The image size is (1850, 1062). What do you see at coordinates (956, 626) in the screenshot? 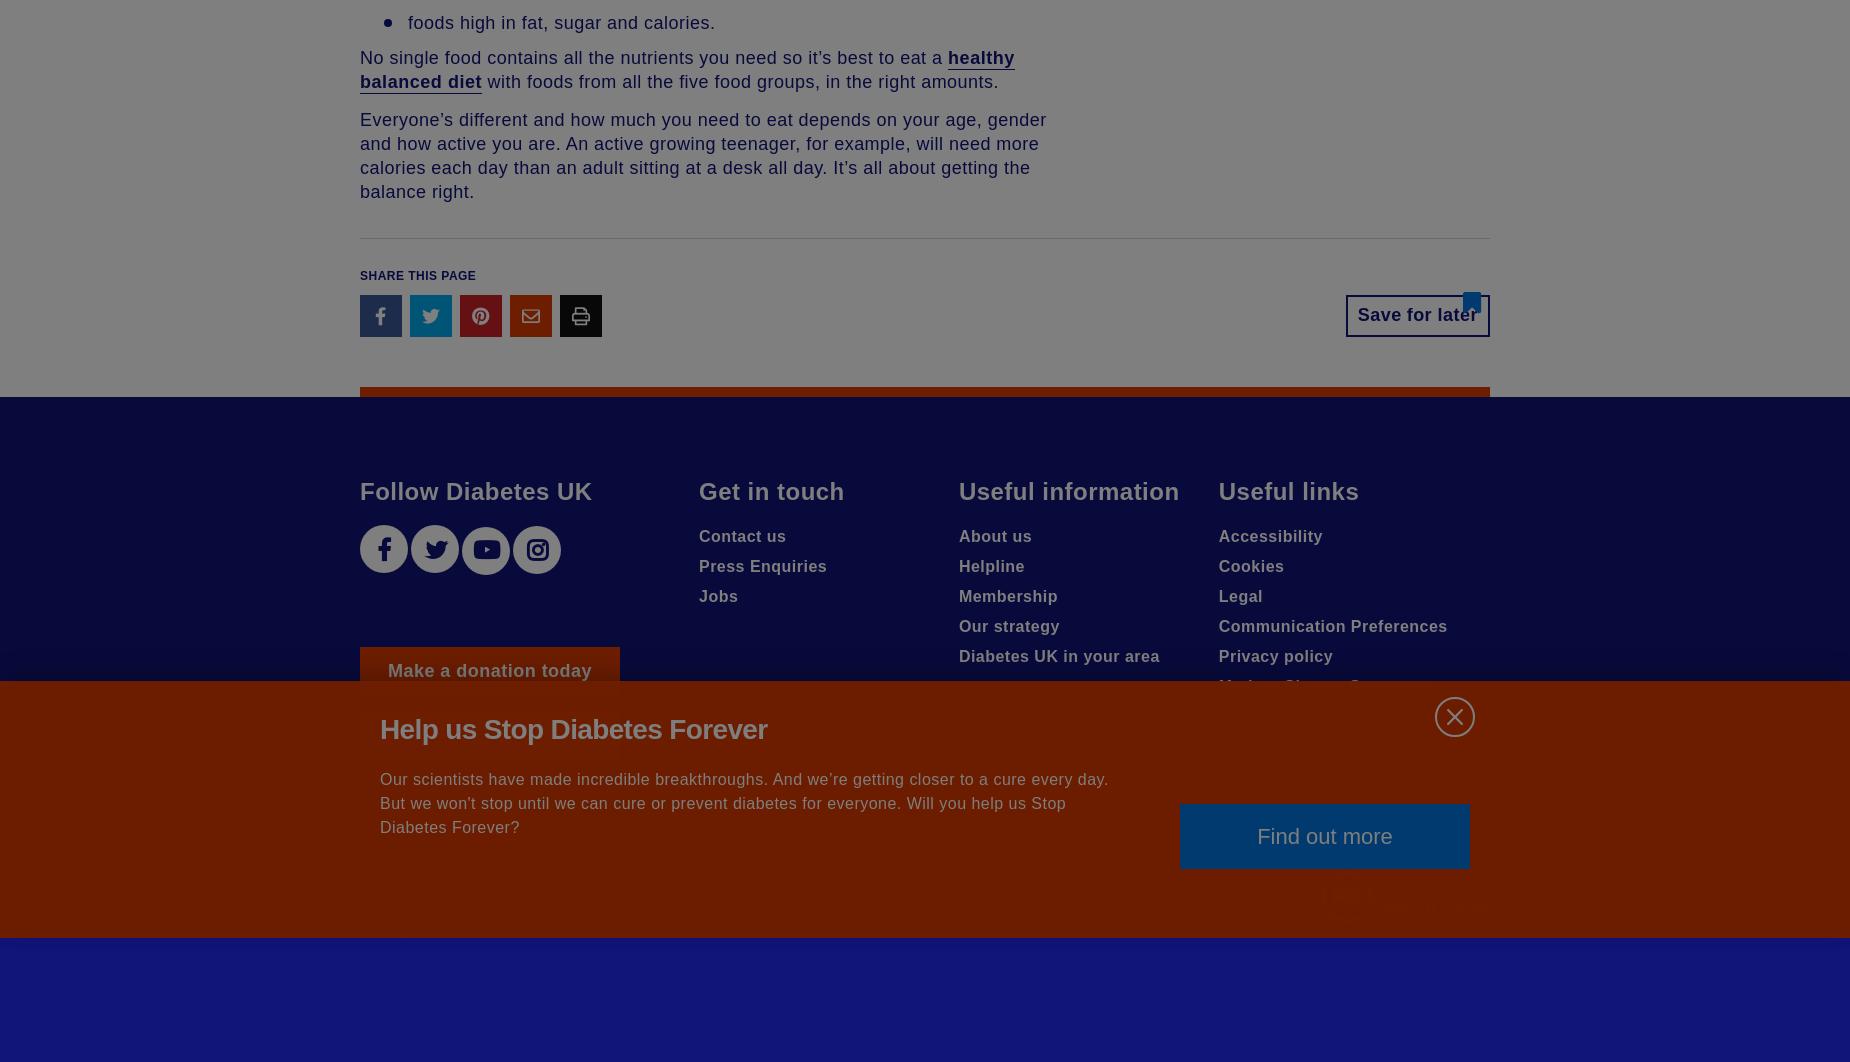
I see `'Our strategy'` at bounding box center [956, 626].